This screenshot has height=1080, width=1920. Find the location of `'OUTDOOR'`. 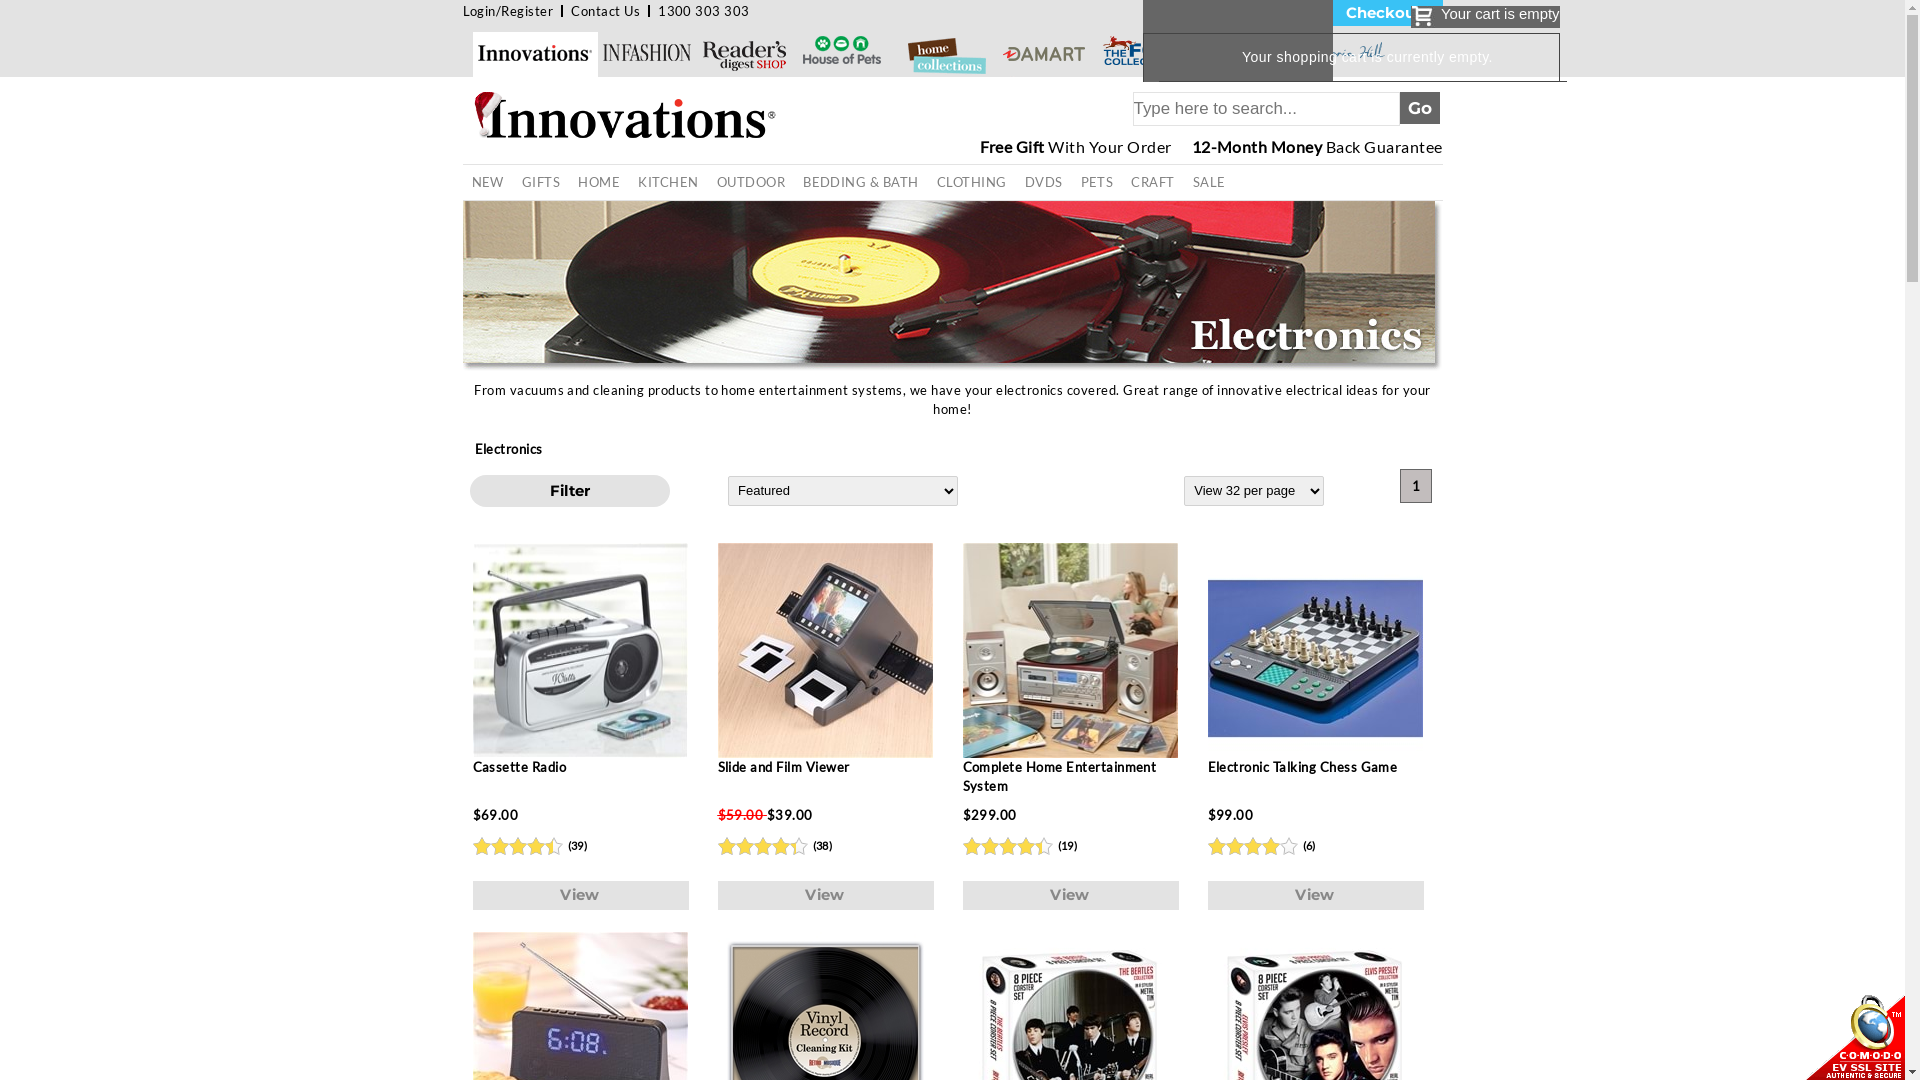

'OUTDOOR' is located at coordinates (708, 182).